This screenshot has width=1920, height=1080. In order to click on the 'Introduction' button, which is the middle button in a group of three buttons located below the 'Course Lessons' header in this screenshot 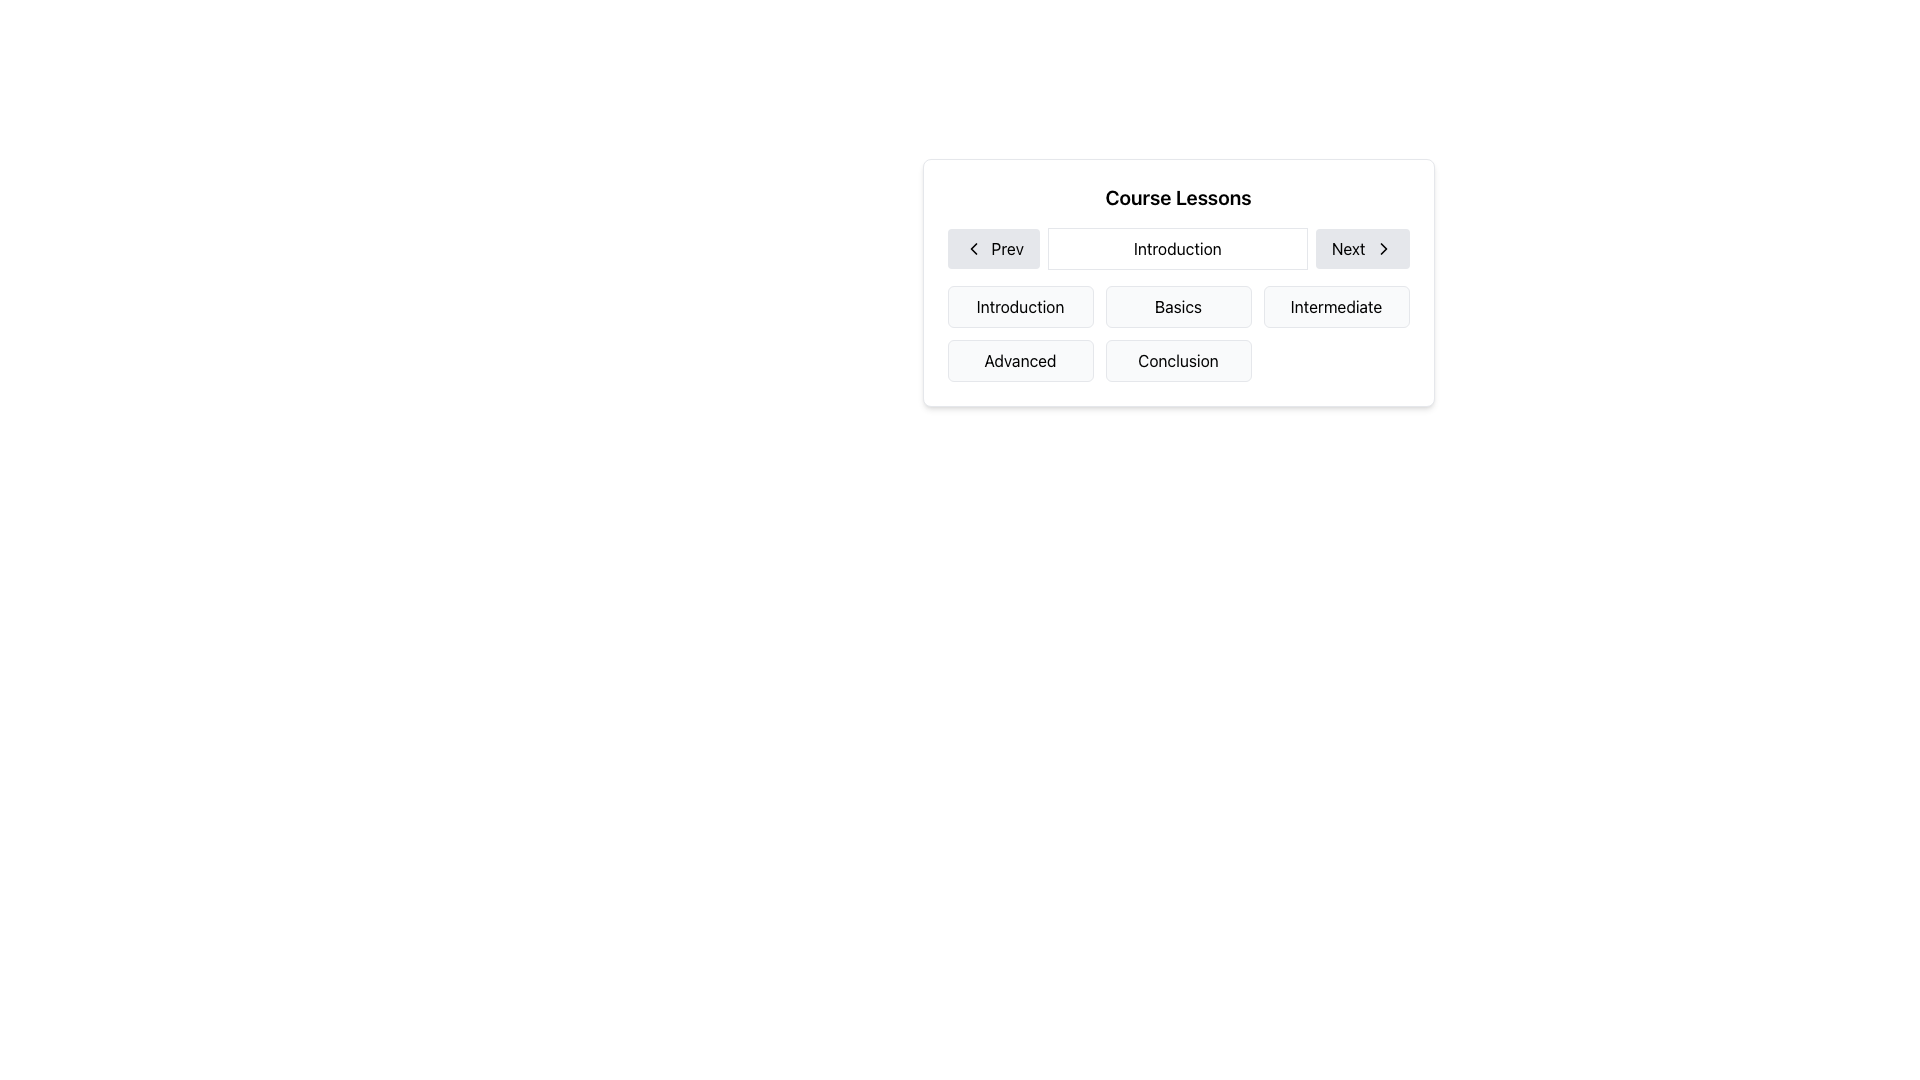, I will do `click(1177, 248)`.